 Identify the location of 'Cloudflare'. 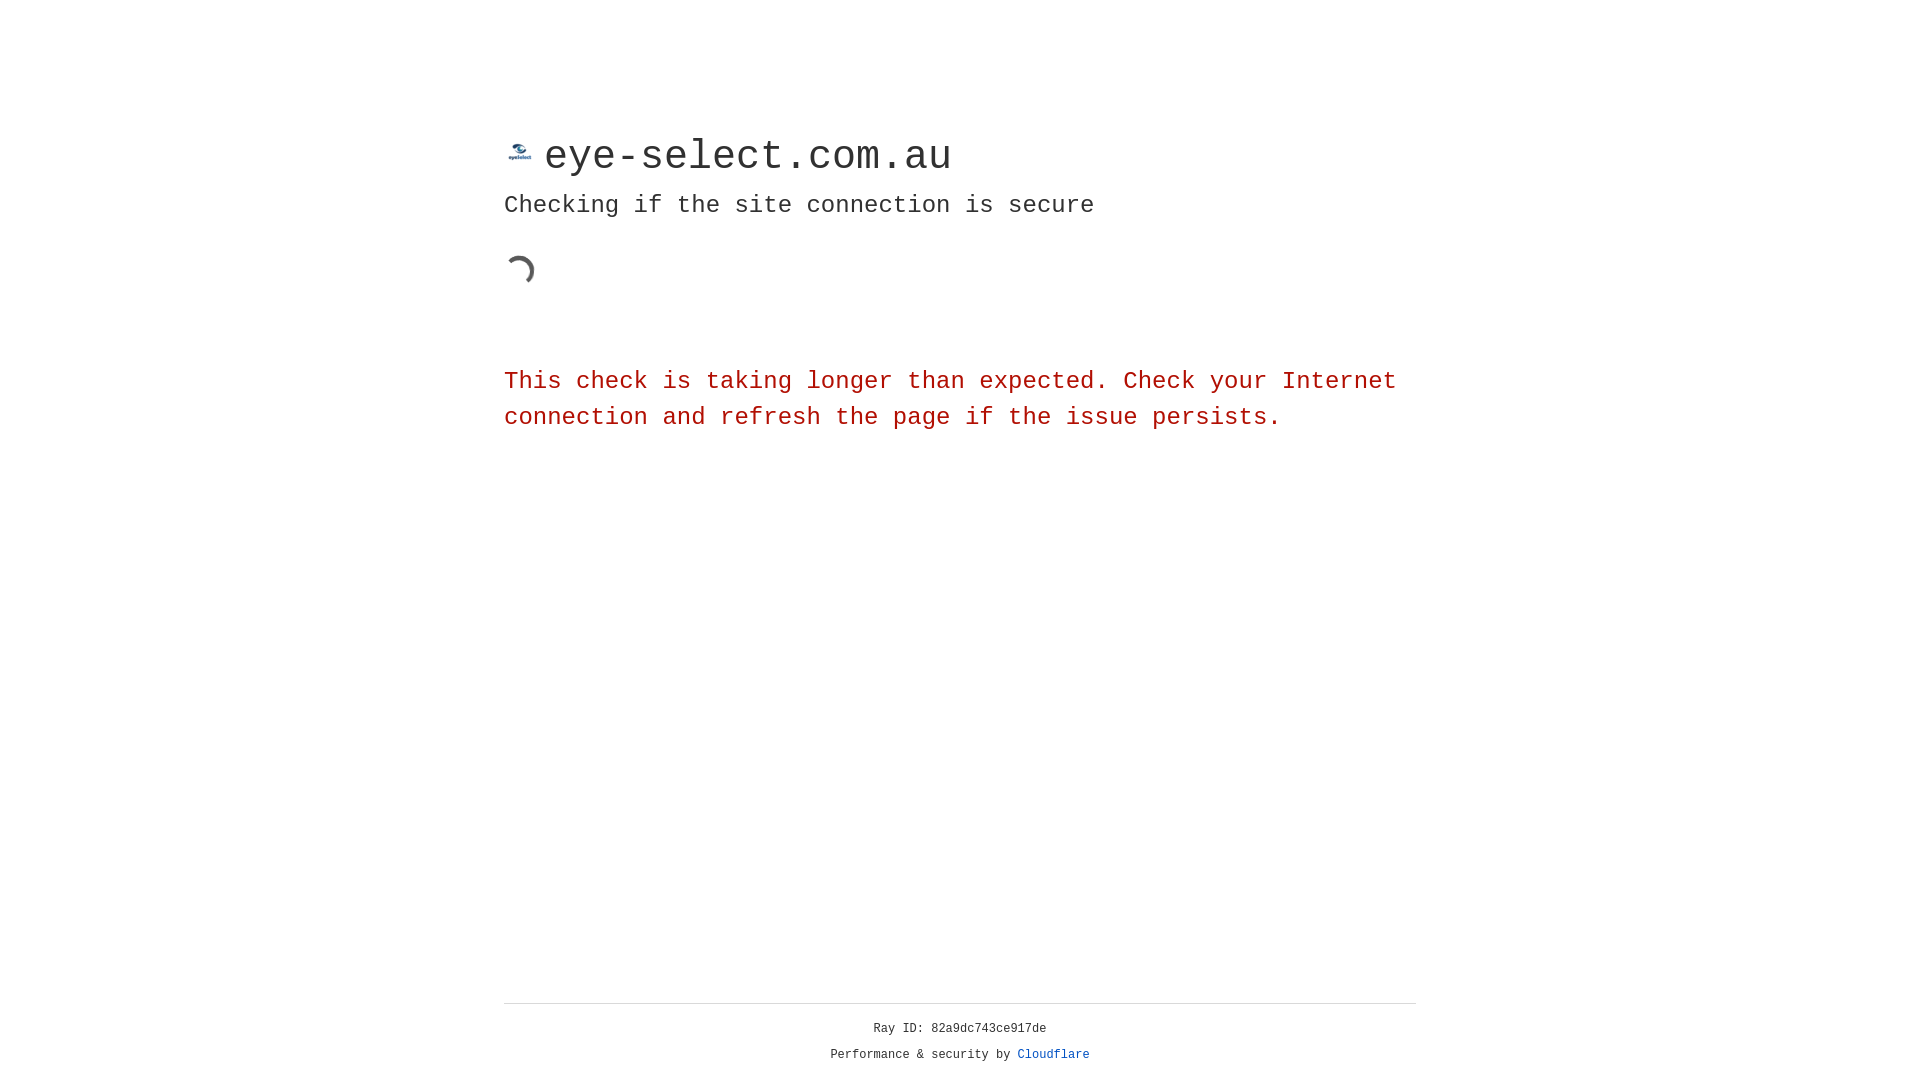
(1017, 1054).